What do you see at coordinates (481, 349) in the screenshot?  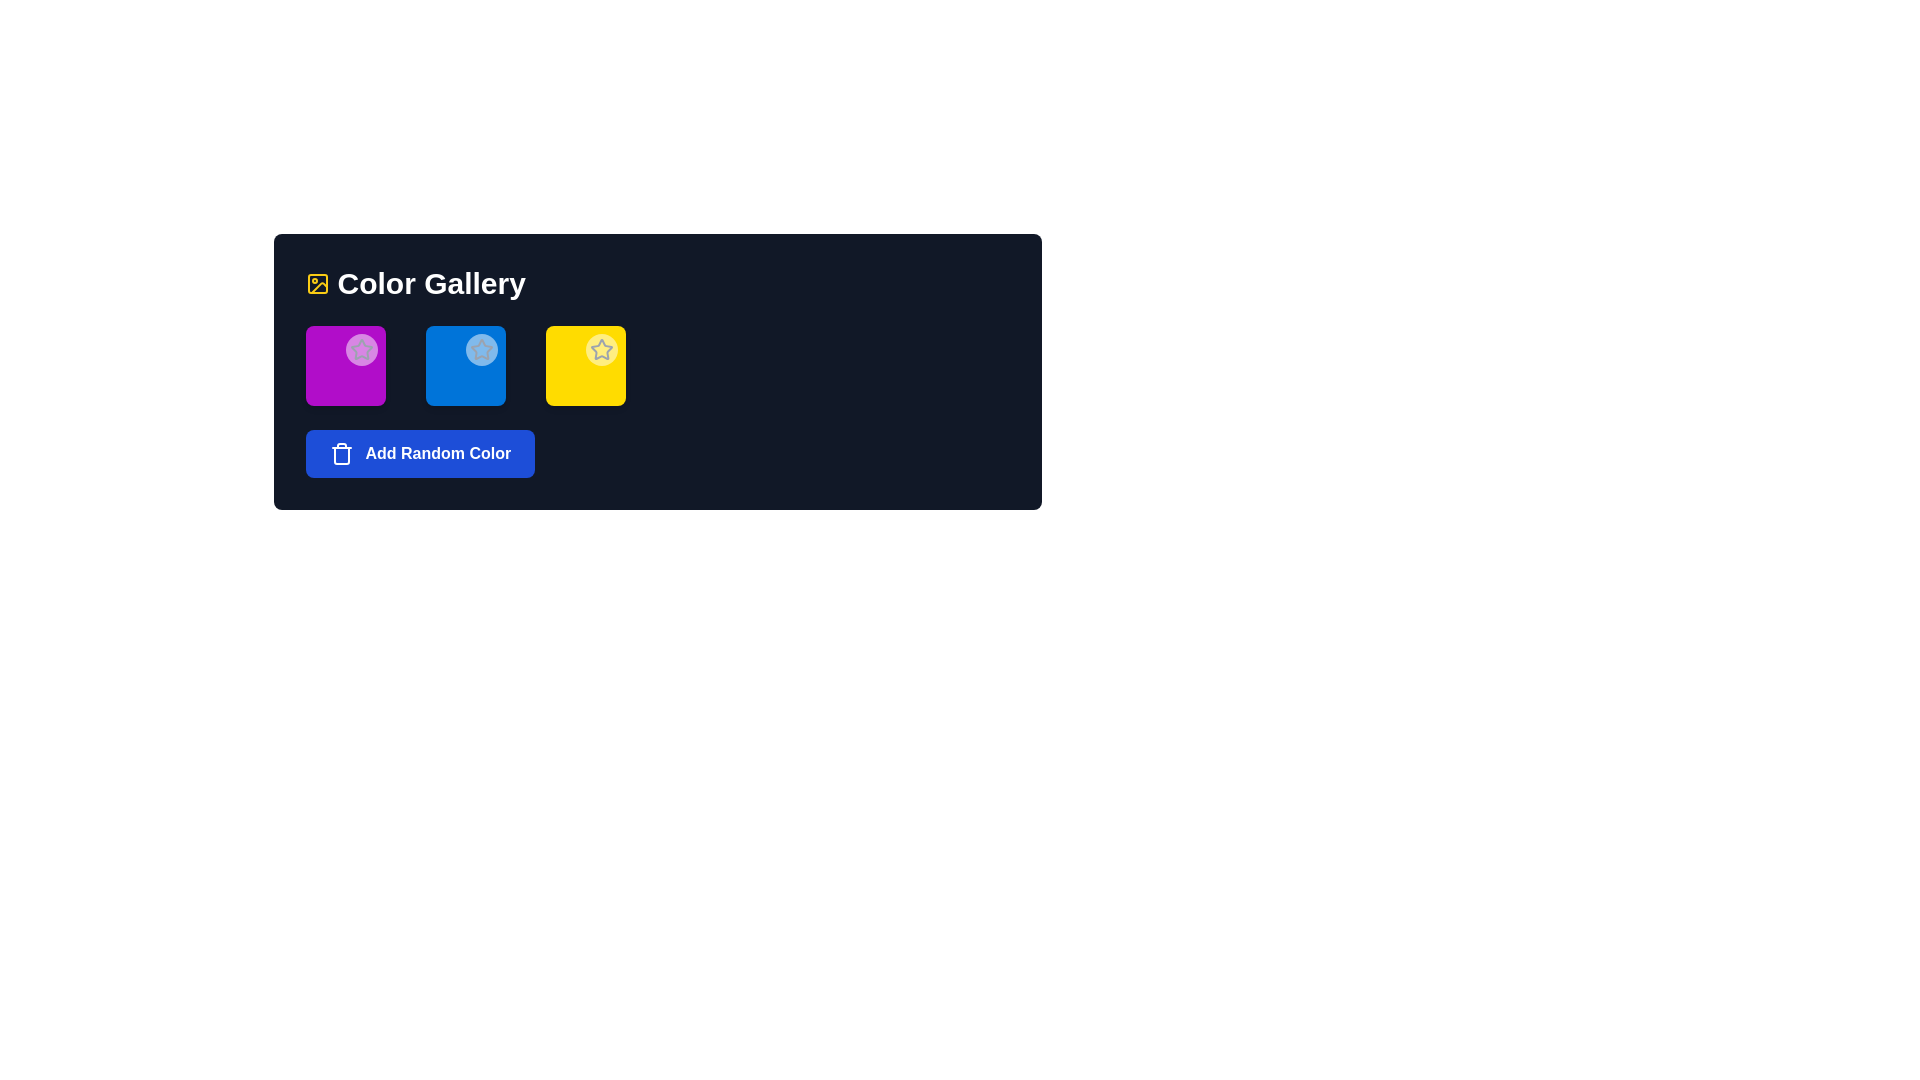 I see `the favorite button located in the top-right corner of the blue square section` at bounding box center [481, 349].